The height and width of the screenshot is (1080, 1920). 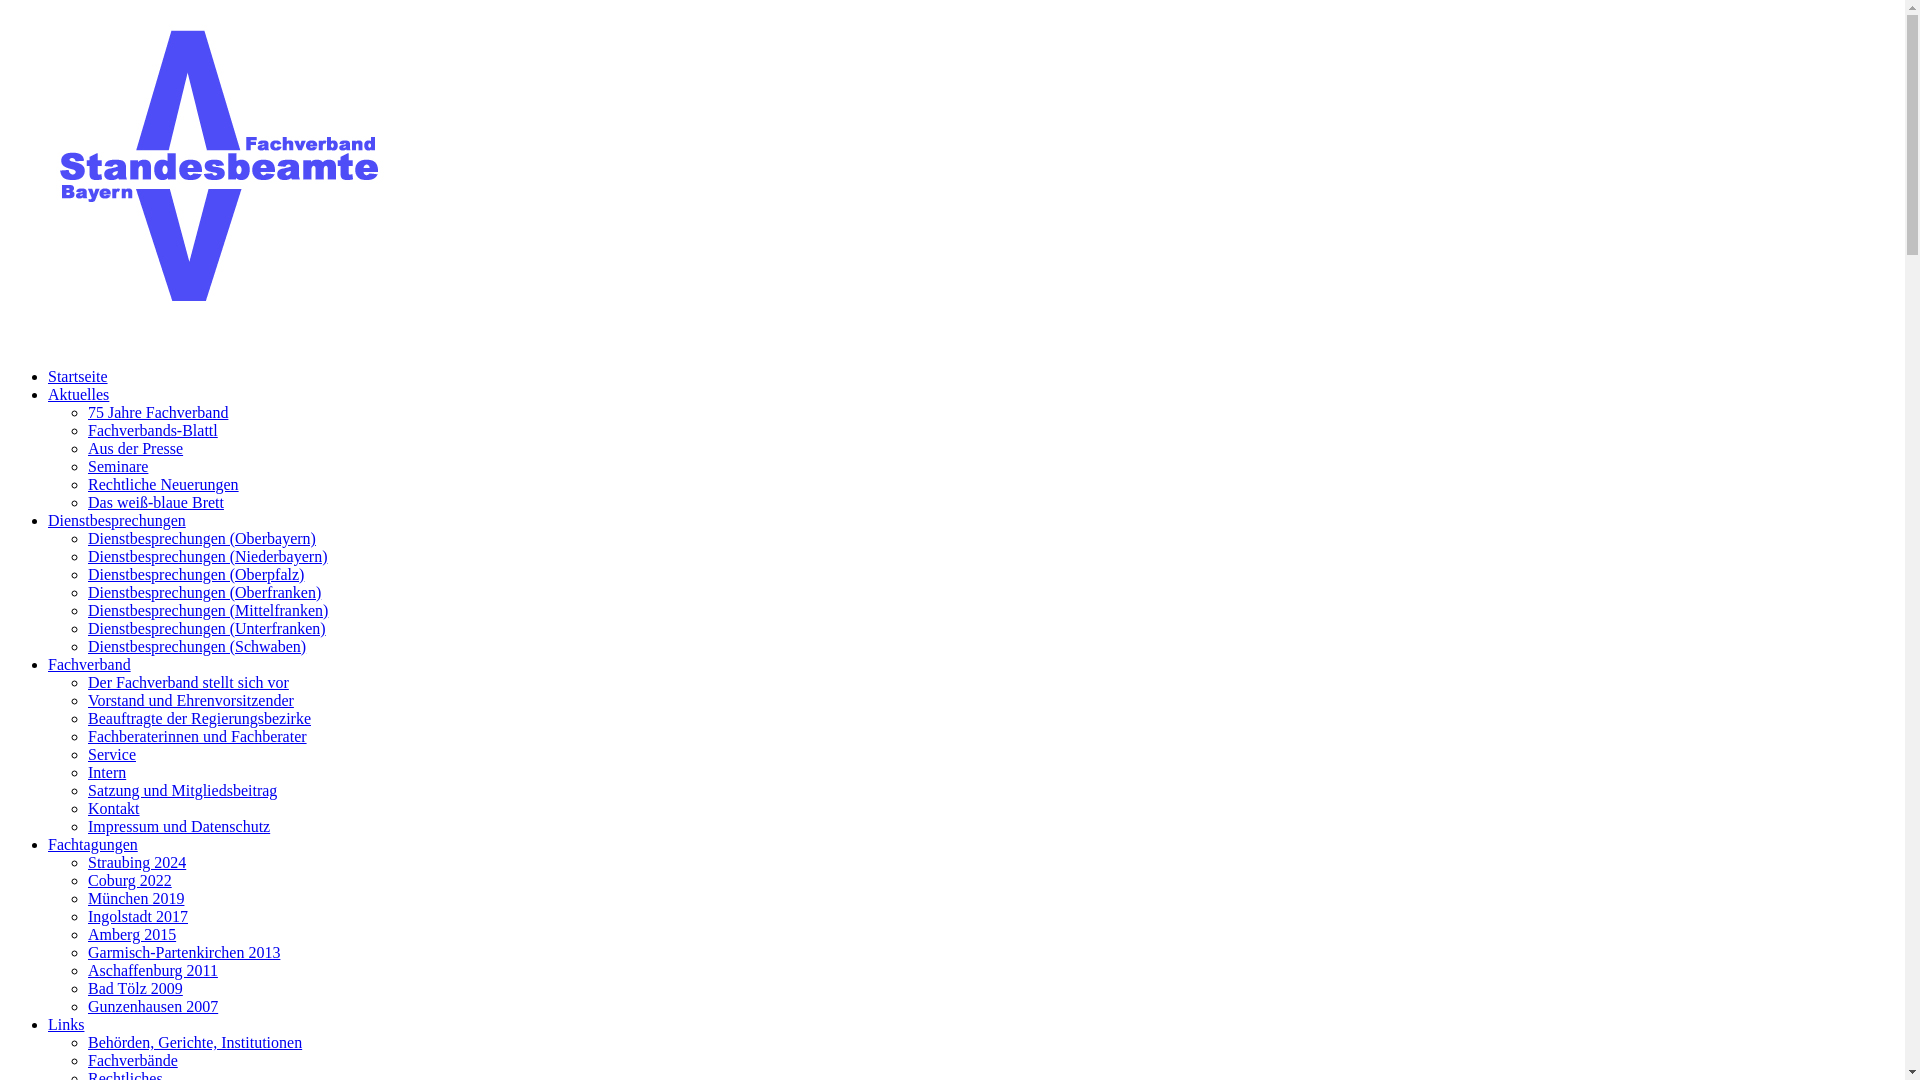 What do you see at coordinates (110, 754) in the screenshot?
I see `'Service'` at bounding box center [110, 754].